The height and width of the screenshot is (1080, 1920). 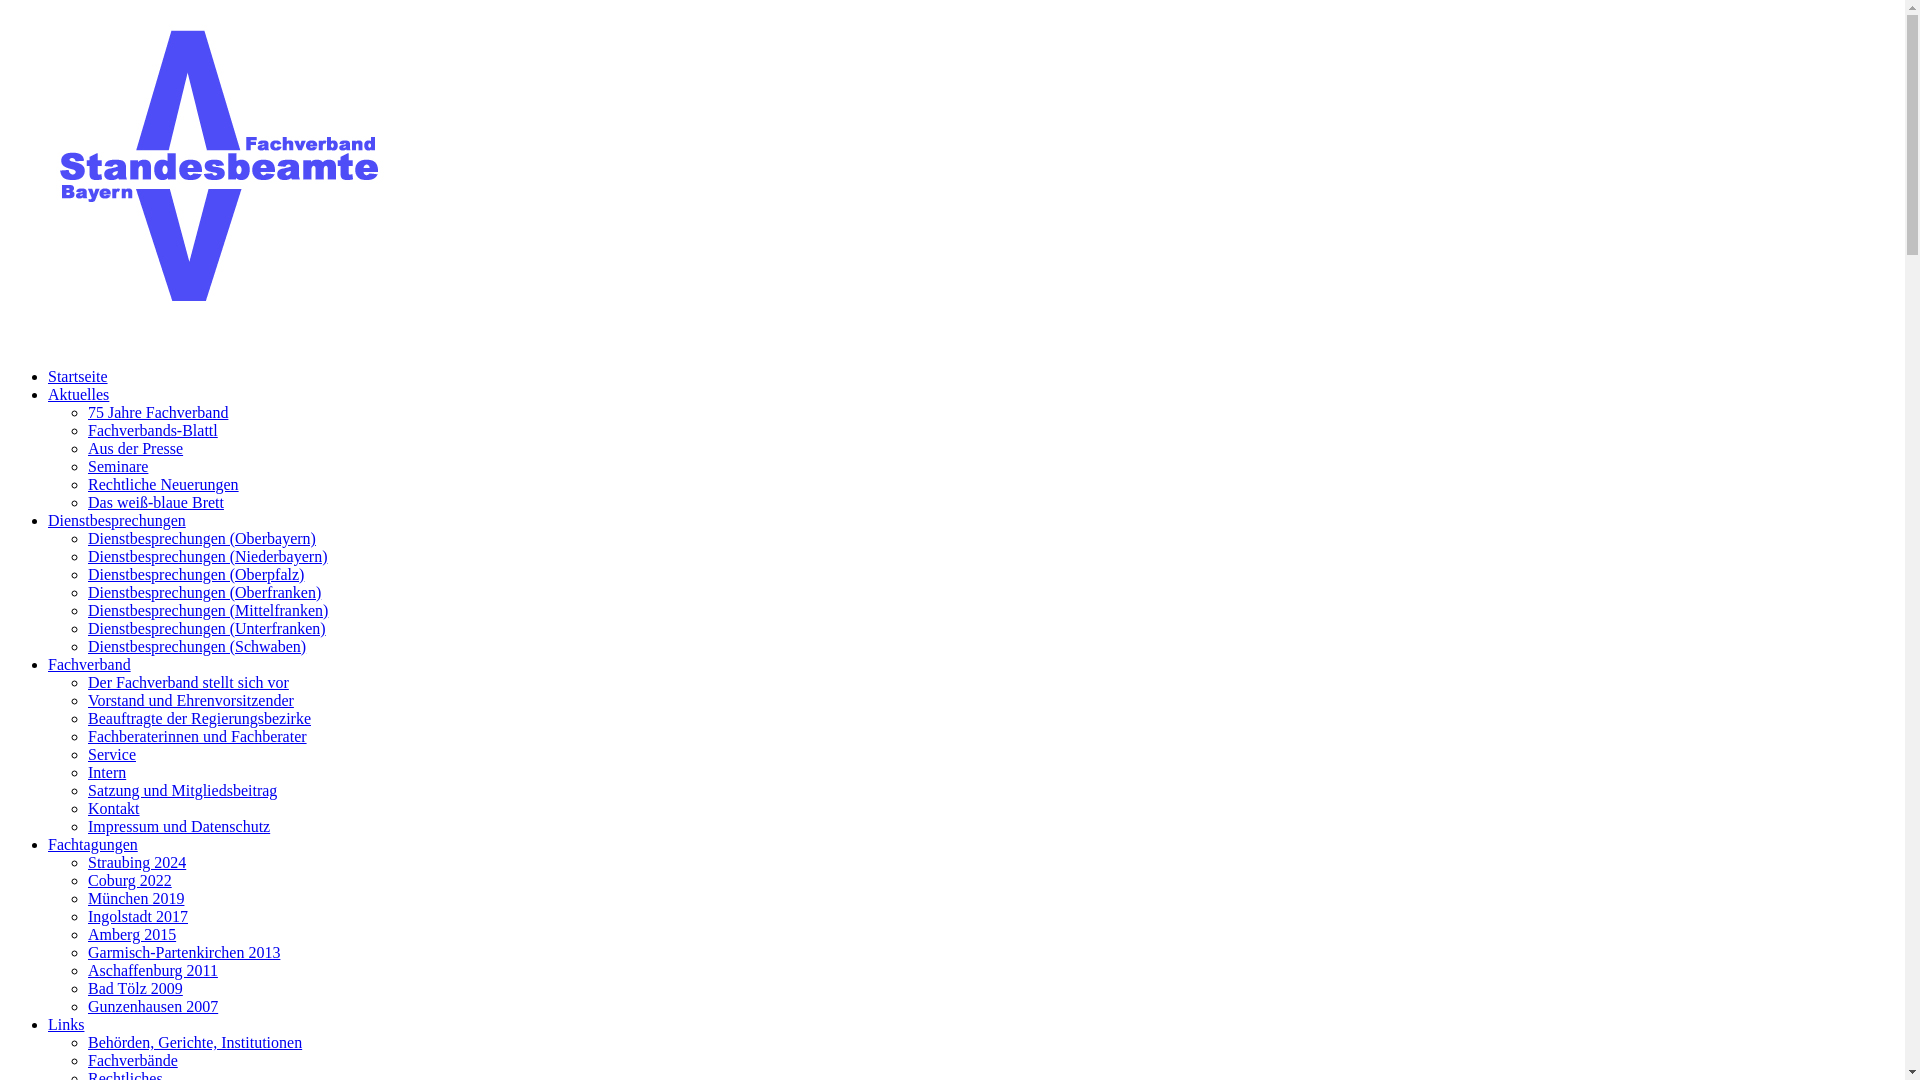 What do you see at coordinates (110, 754) in the screenshot?
I see `'Service'` at bounding box center [110, 754].